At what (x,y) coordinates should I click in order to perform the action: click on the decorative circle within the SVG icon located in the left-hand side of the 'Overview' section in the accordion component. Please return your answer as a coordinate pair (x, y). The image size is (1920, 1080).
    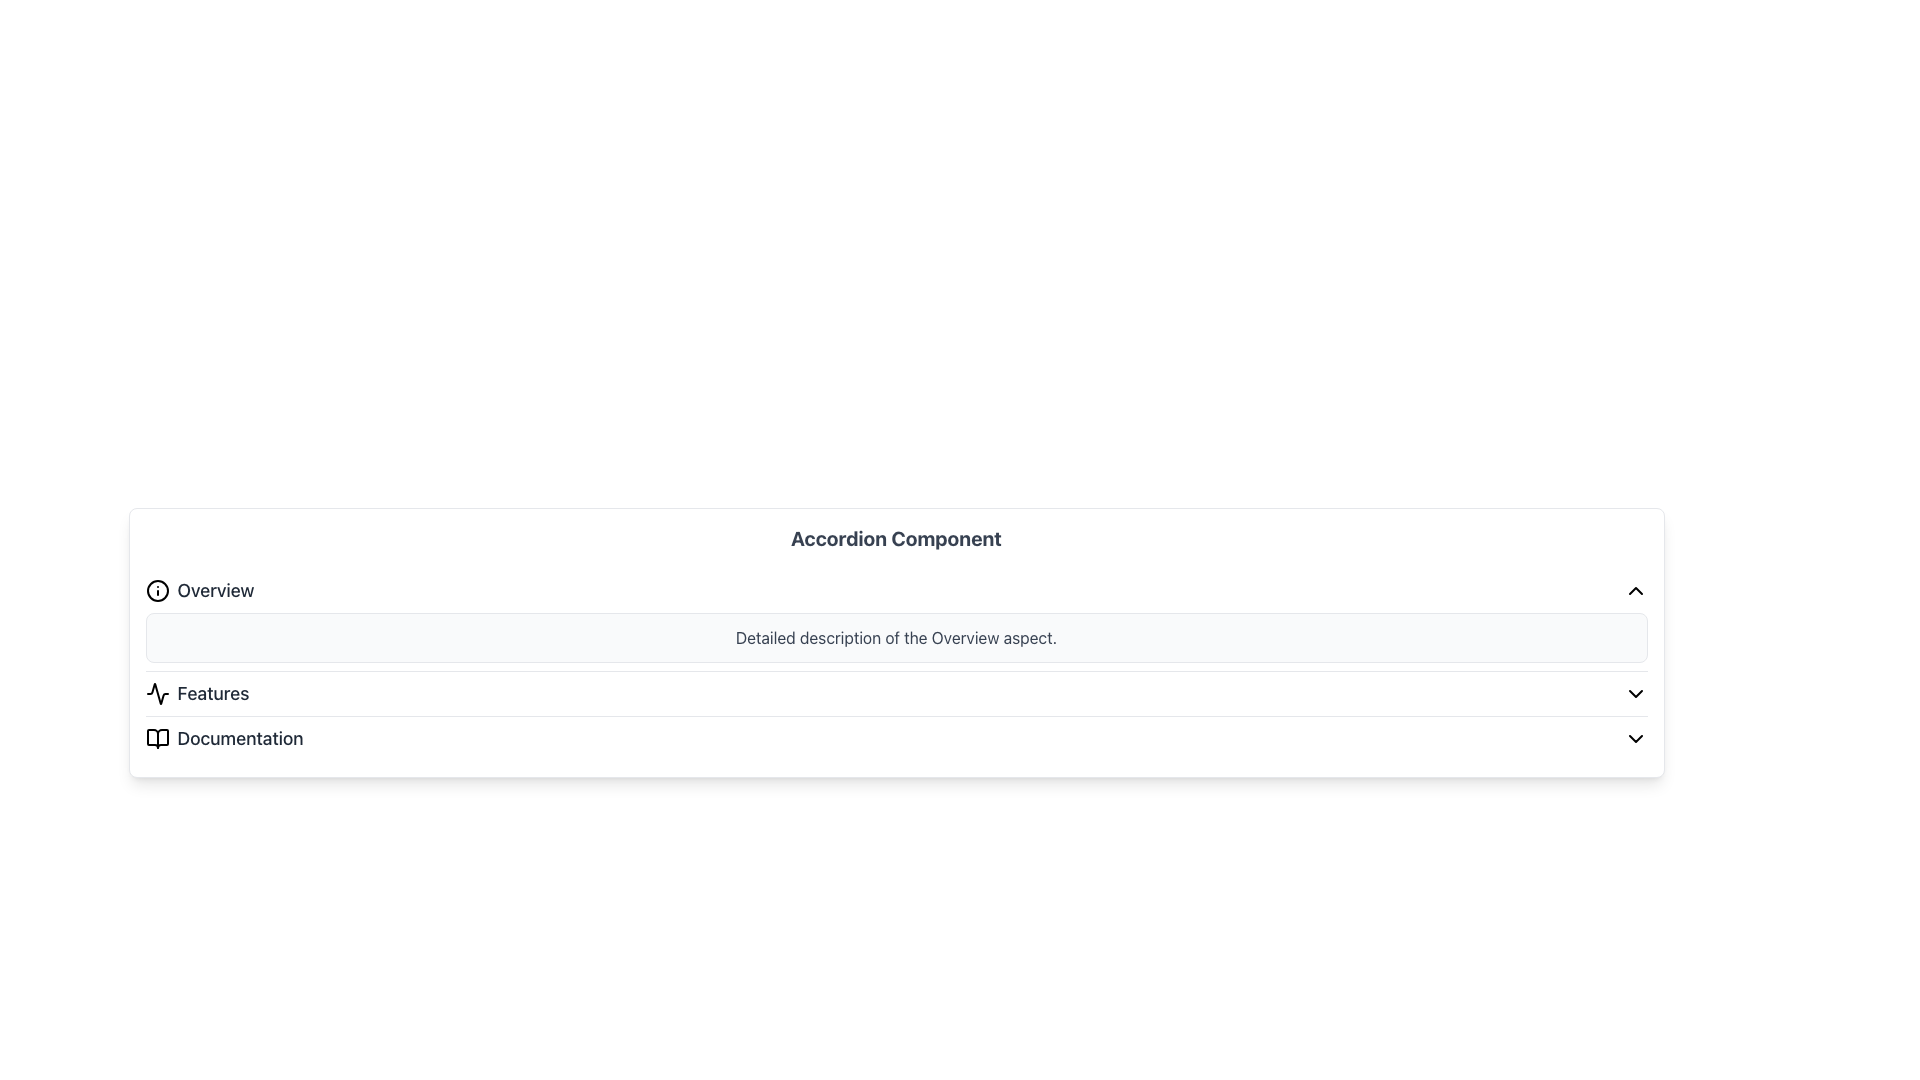
    Looking at the image, I should click on (156, 589).